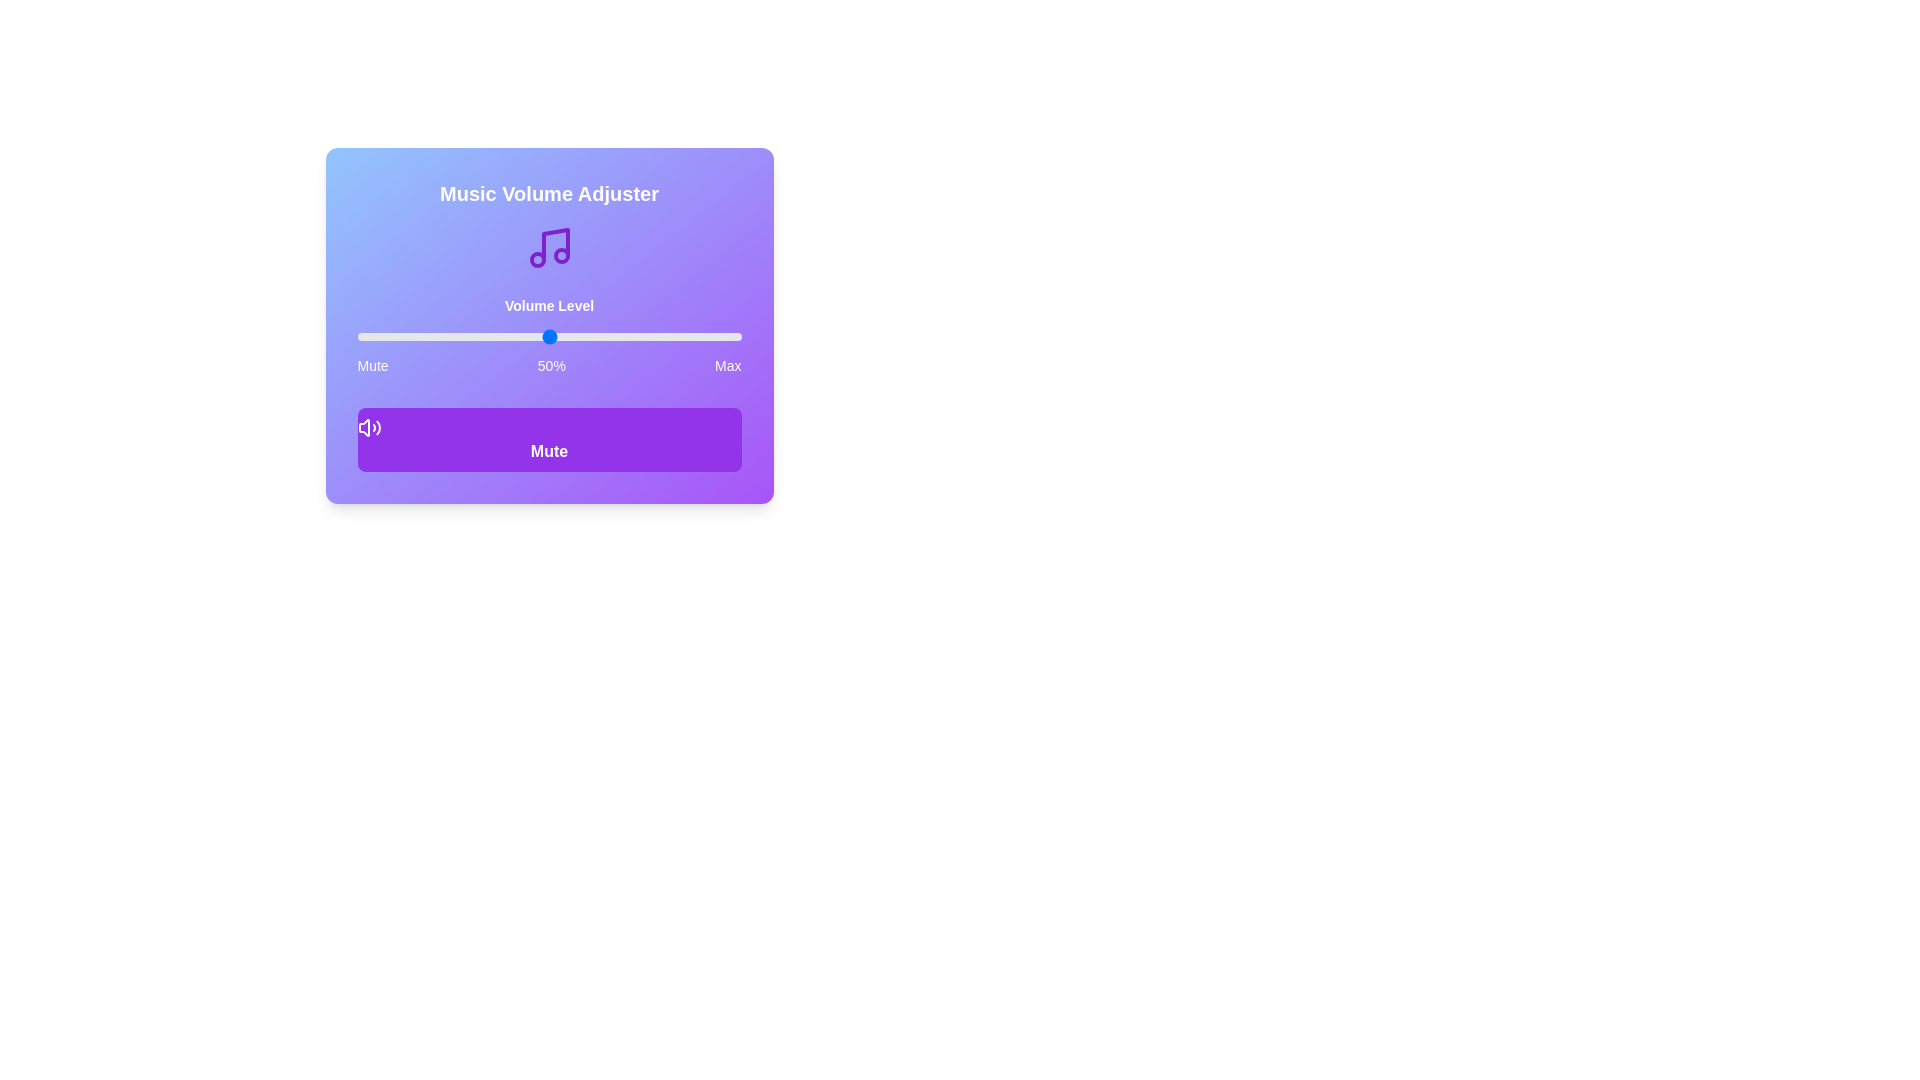 The image size is (1920, 1080). Describe the element at coordinates (563, 335) in the screenshot. I see `the volume slider to set the volume to 54%` at that location.